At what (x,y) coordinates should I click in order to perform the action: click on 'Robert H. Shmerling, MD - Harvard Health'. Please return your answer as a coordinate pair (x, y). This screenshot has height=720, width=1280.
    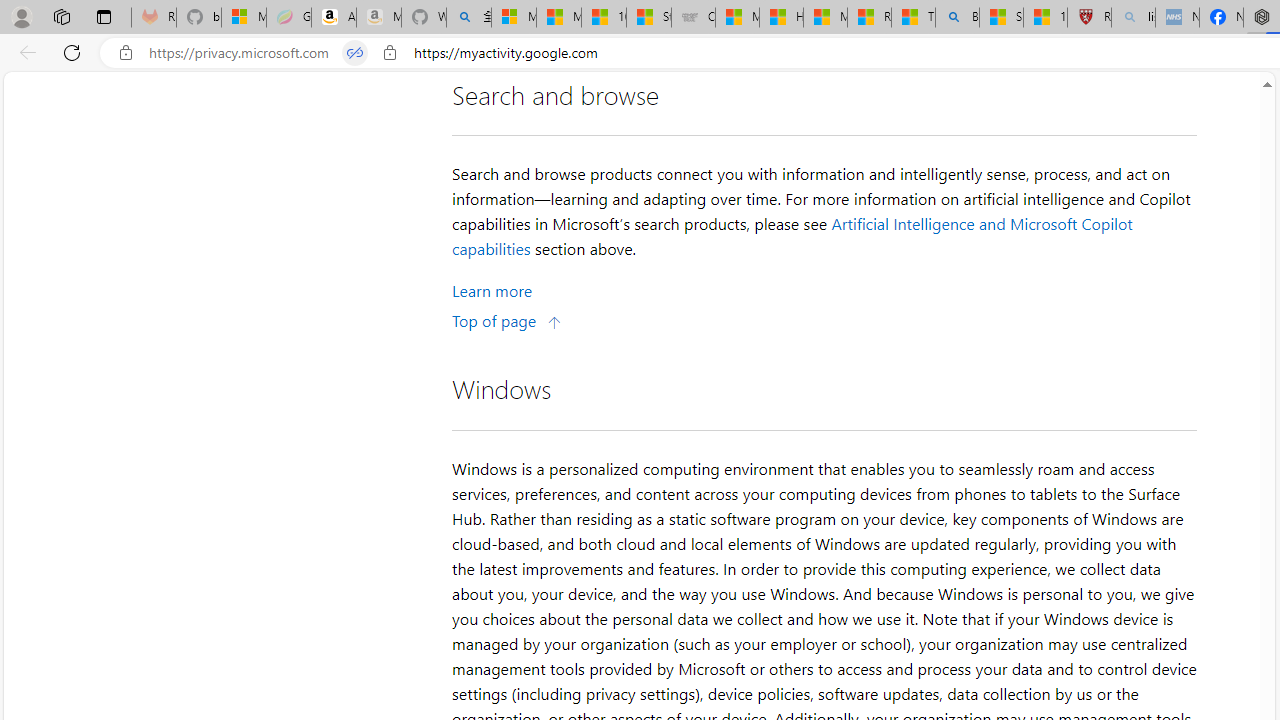
    Looking at the image, I should click on (1088, 17).